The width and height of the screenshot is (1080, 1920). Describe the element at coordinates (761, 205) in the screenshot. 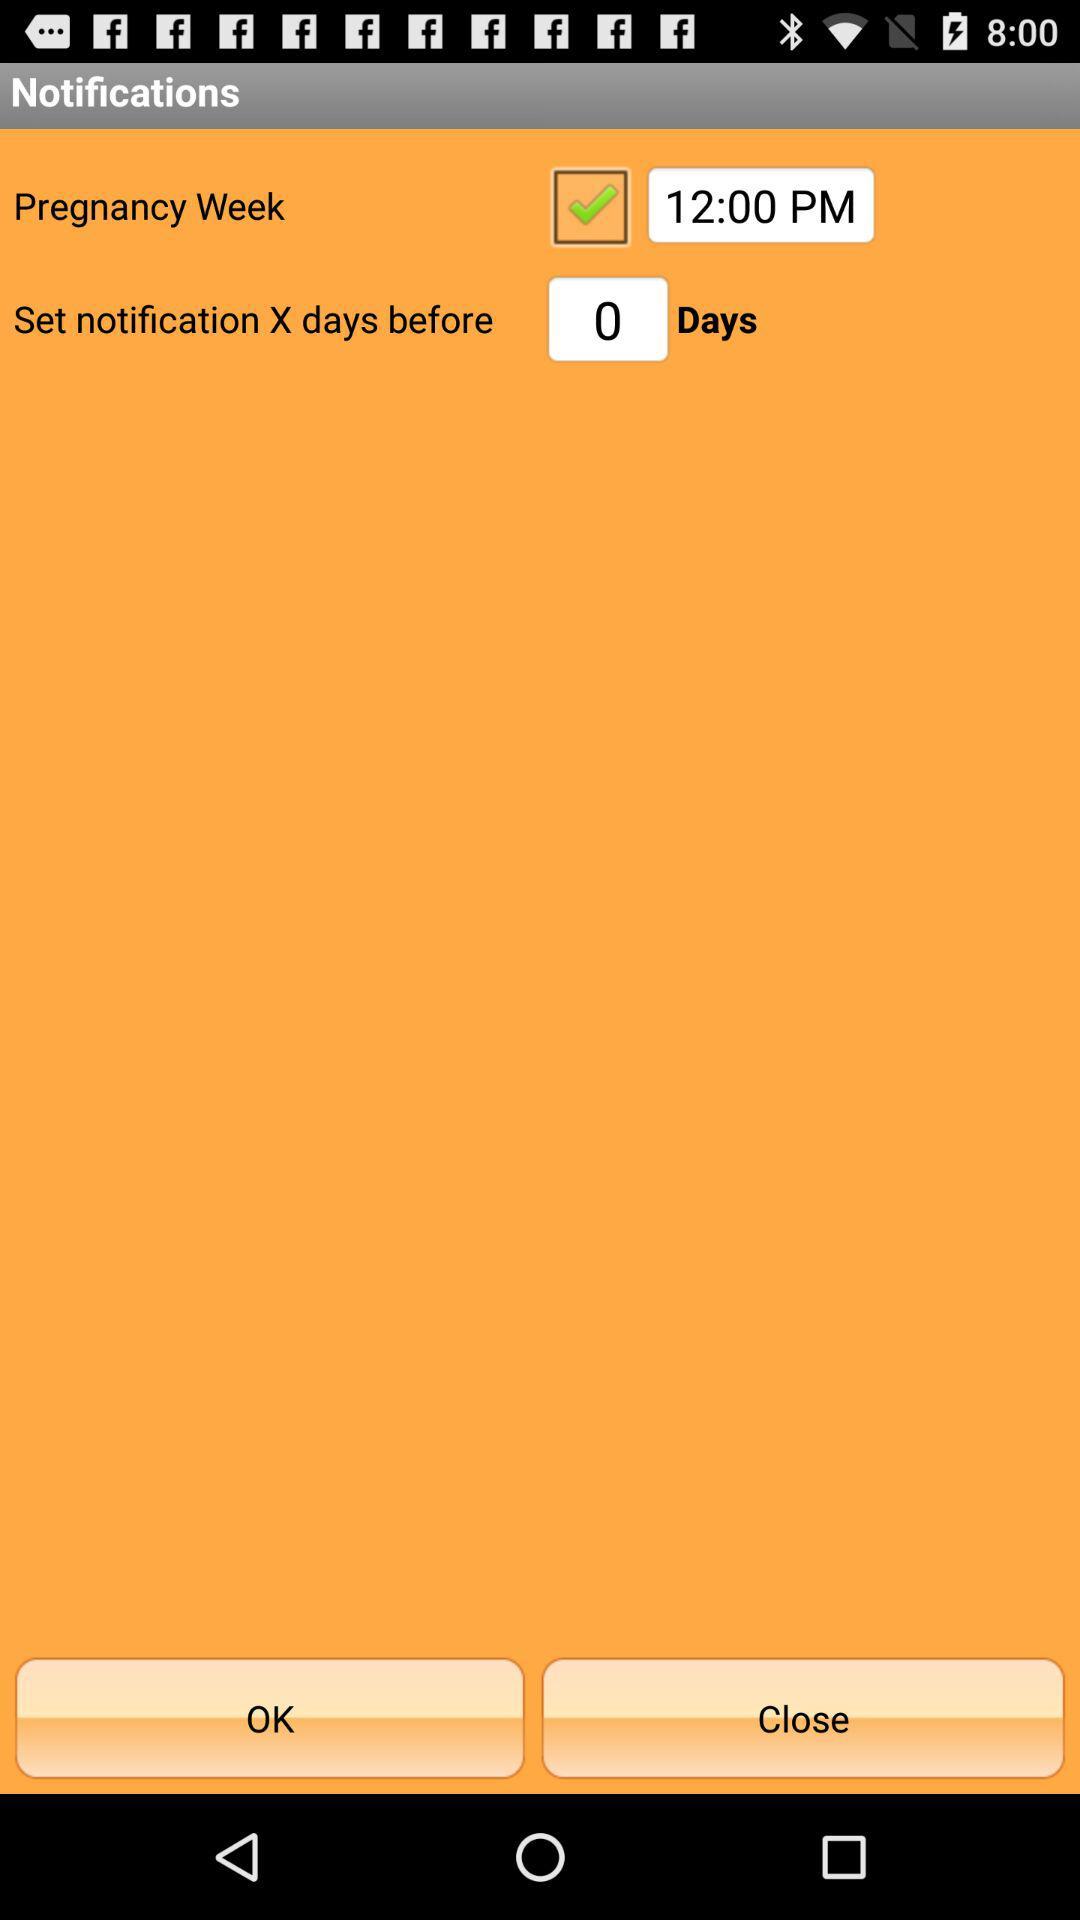

I see `12:00 pm app` at that location.